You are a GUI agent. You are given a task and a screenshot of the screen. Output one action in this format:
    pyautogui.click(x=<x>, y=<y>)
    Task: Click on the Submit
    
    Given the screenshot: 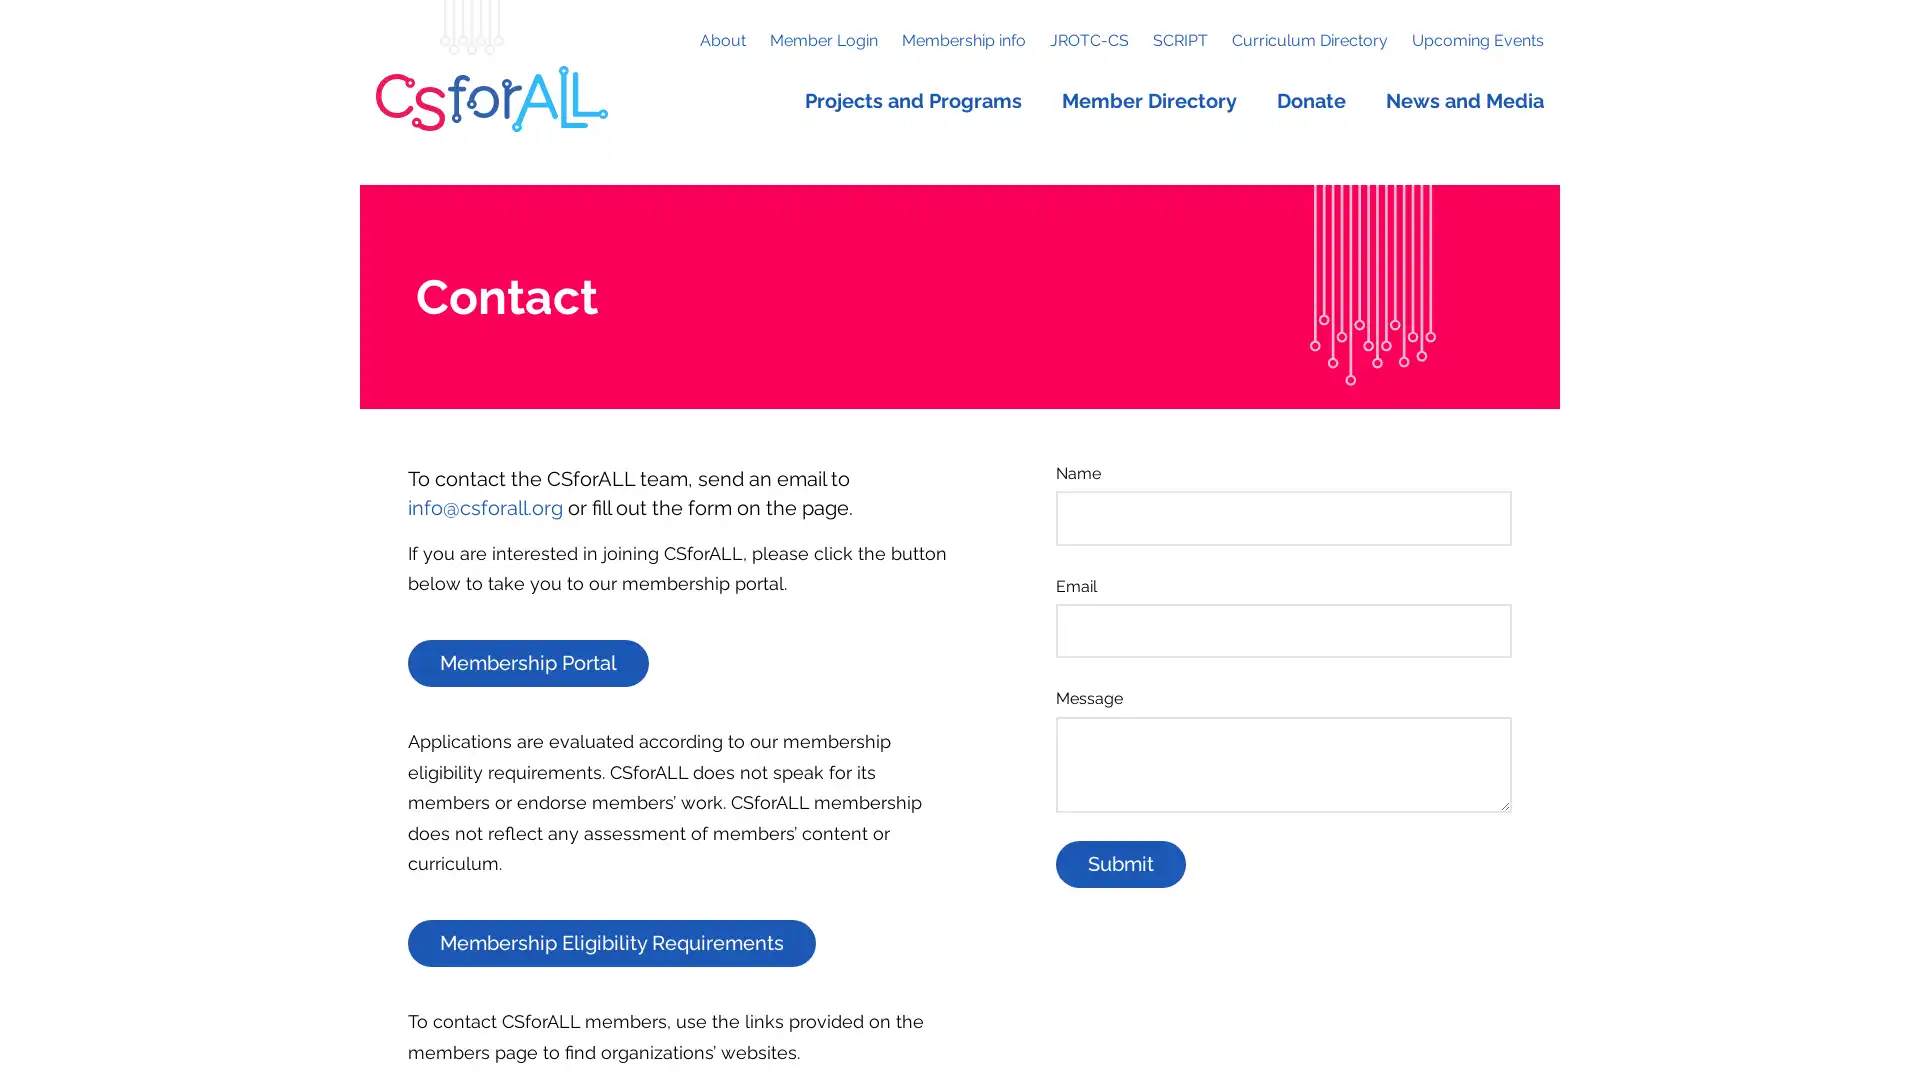 What is the action you would take?
    pyautogui.click(x=1121, y=863)
    